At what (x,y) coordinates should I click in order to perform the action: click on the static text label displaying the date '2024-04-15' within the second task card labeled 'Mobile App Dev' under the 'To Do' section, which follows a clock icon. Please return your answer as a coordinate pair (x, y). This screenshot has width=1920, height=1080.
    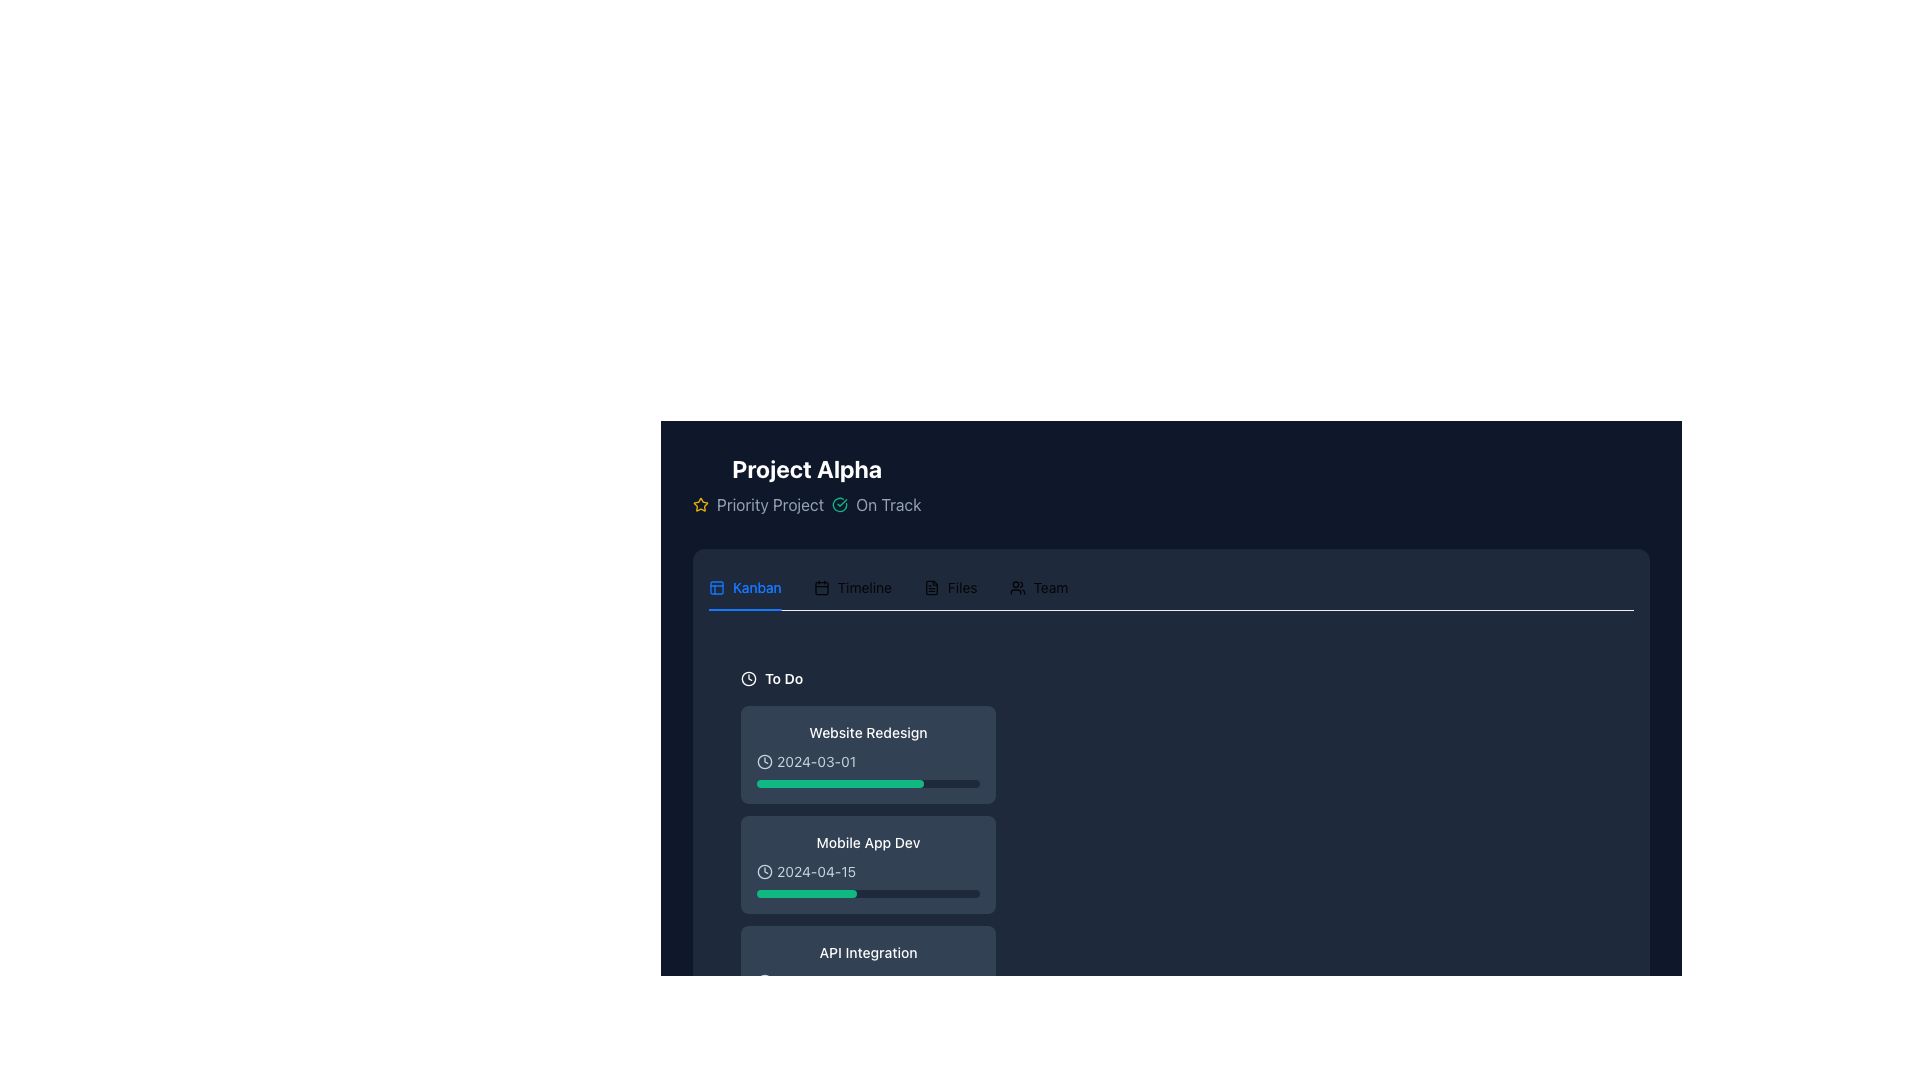
    Looking at the image, I should click on (816, 870).